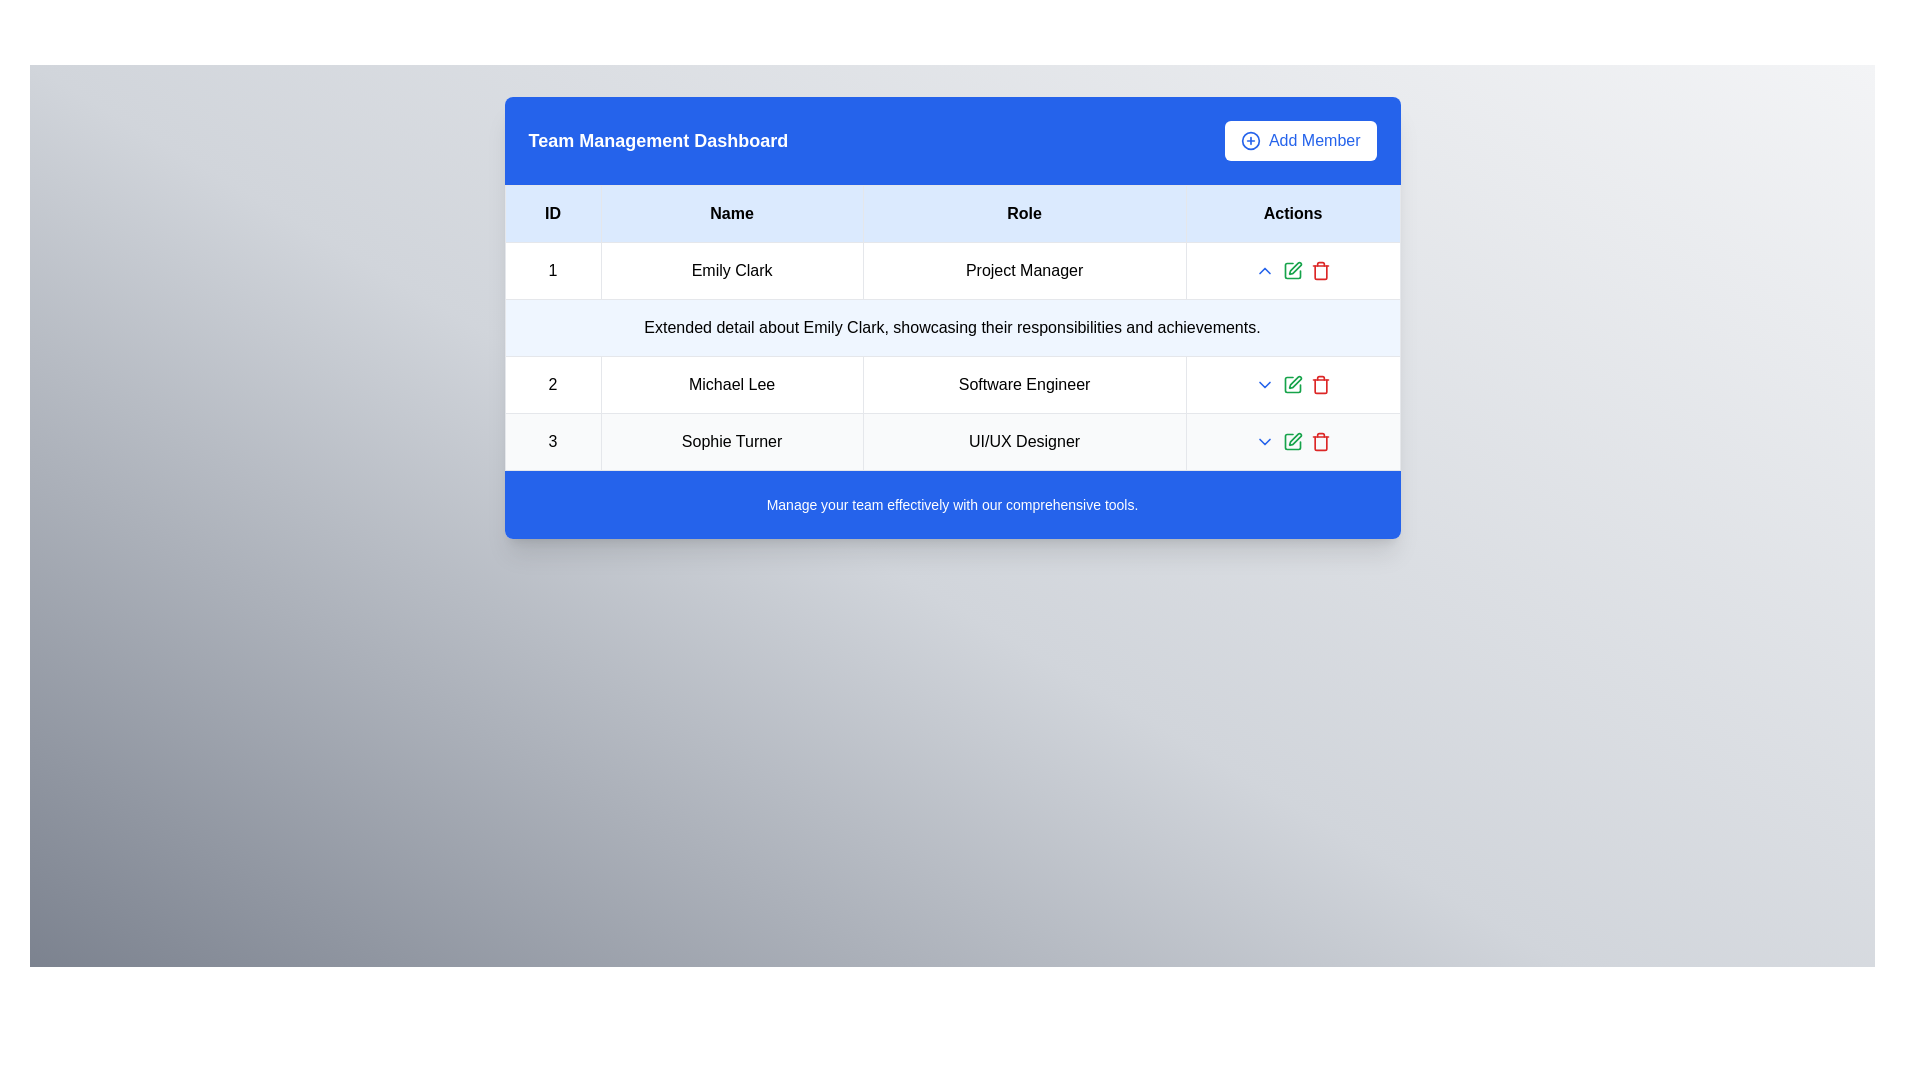 Image resolution: width=1920 pixels, height=1080 pixels. What do you see at coordinates (1293, 441) in the screenshot?
I see `the edit button in the 'Actions' column of the third row for 'Sophie Turner', which triggers the hover effect` at bounding box center [1293, 441].